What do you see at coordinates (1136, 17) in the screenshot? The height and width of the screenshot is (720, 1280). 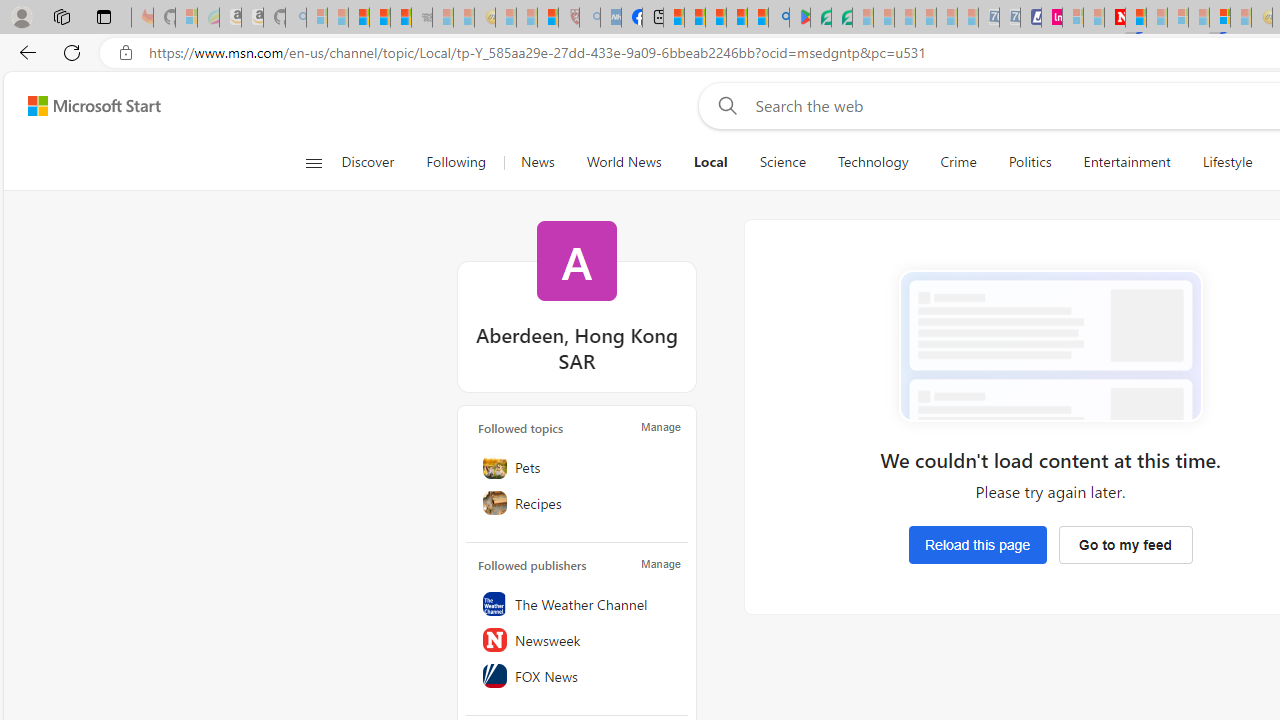 I see `'Trusted Community Engagement and Contributions | Guidelines'` at bounding box center [1136, 17].